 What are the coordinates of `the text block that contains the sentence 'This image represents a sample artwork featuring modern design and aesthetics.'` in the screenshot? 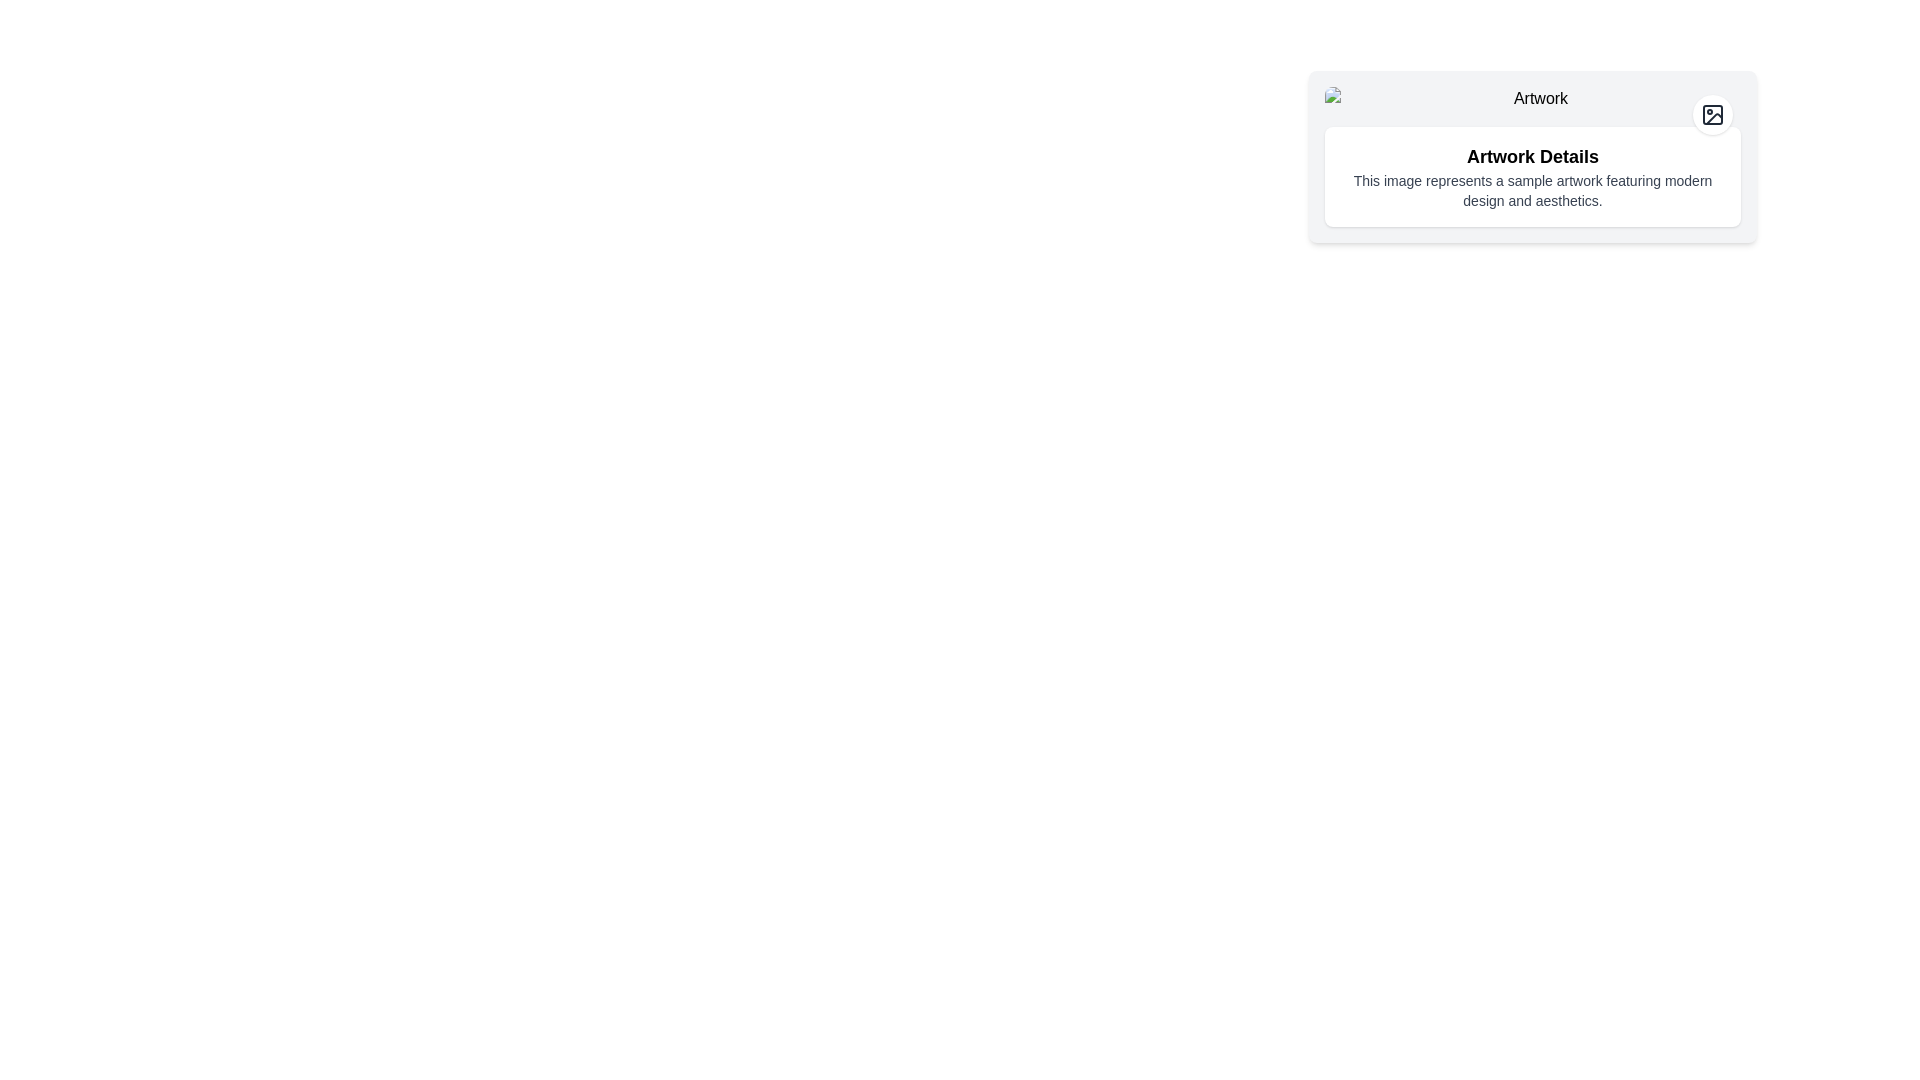 It's located at (1531, 191).